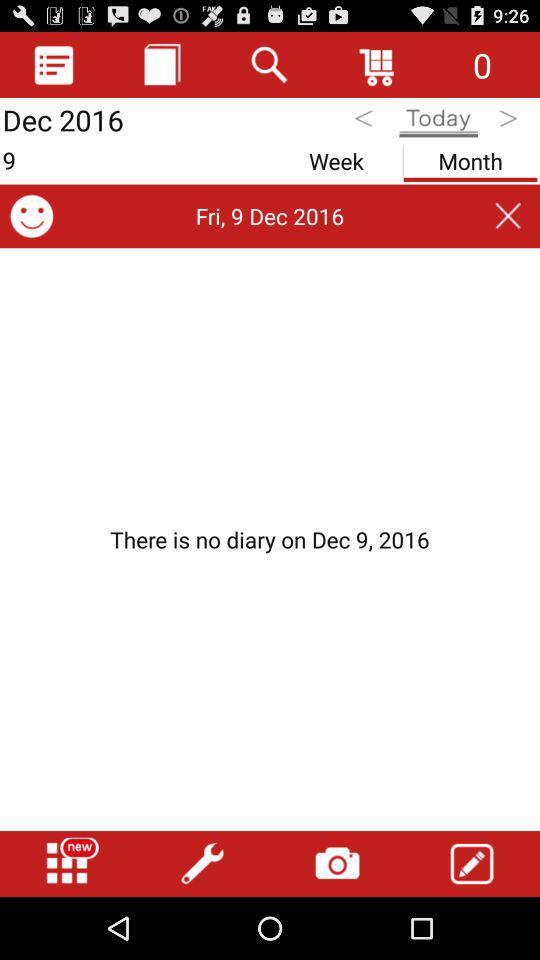 The height and width of the screenshot is (960, 540). Describe the element at coordinates (54, 64) in the screenshot. I see `this button allows you to see the menu` at that location.